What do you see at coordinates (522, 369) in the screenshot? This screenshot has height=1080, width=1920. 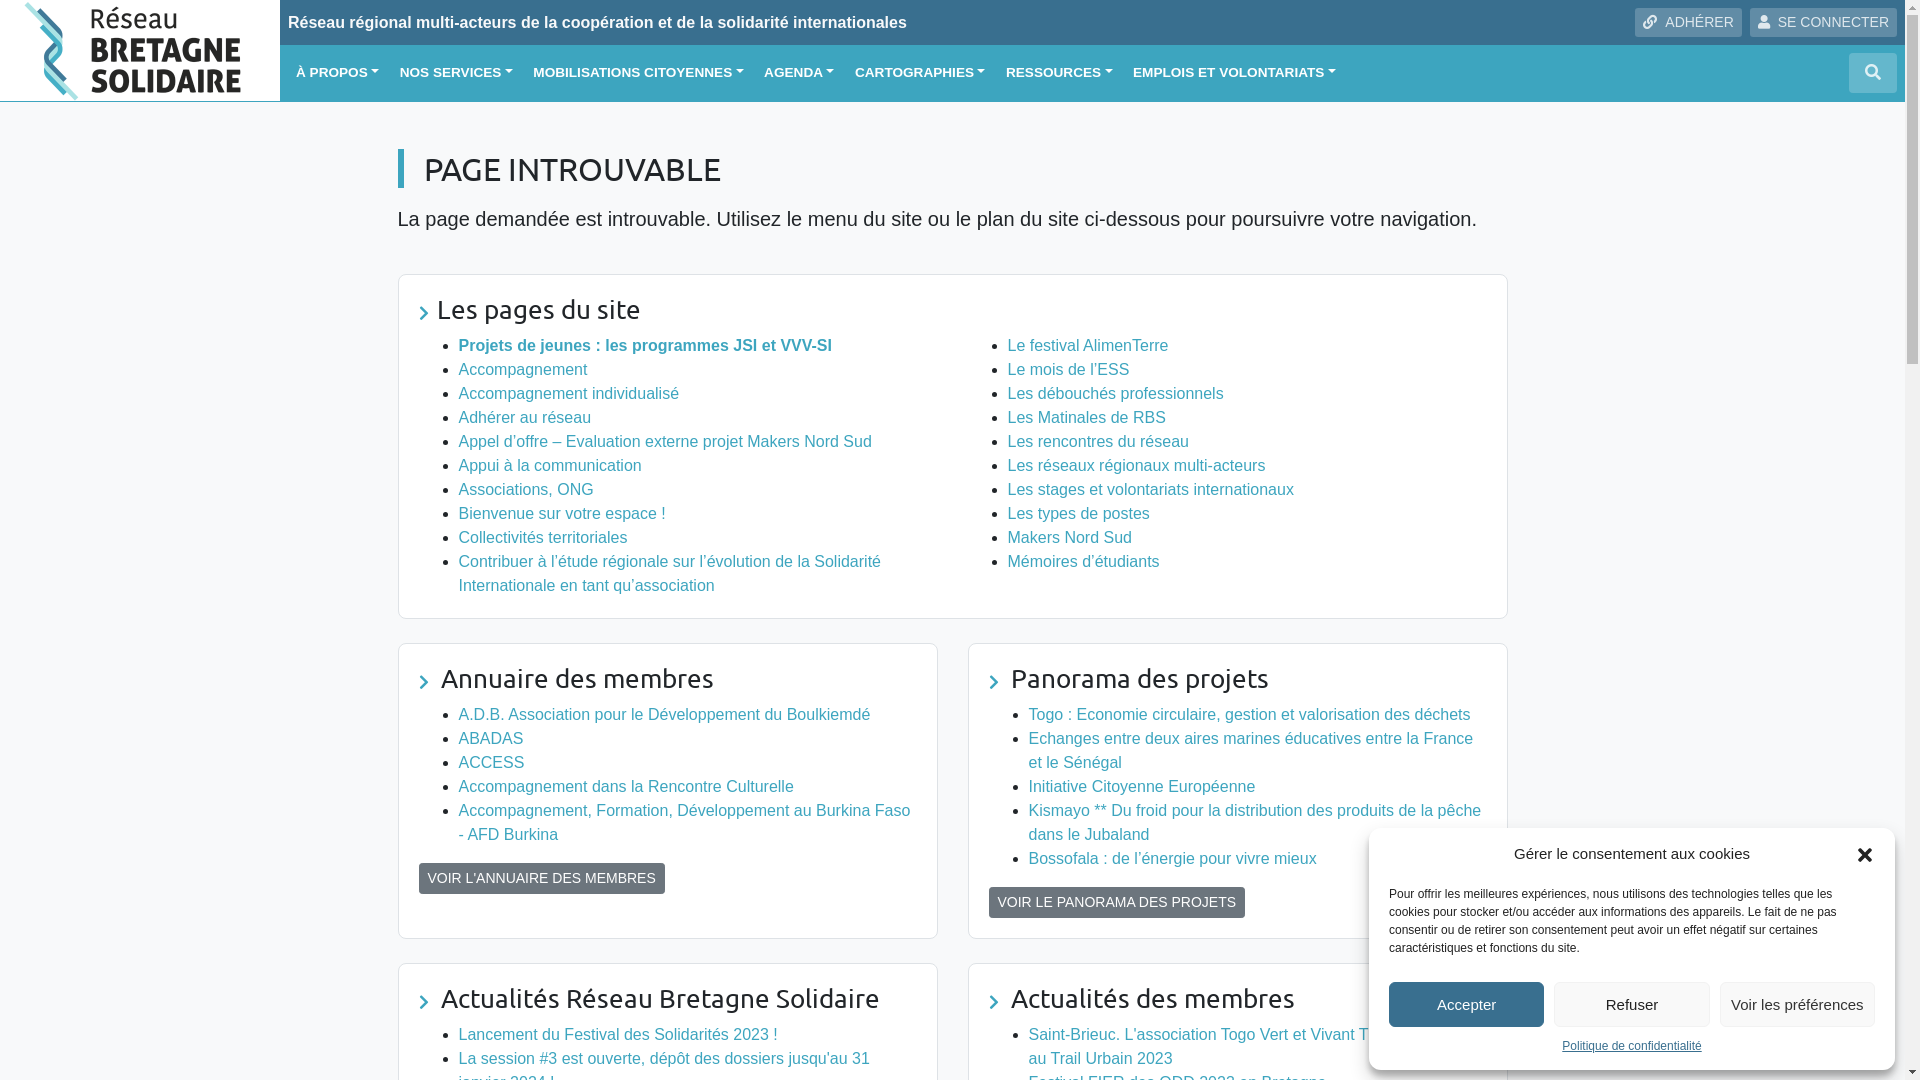 I see `'Accompagnement'` at bounding box center [522, 369].